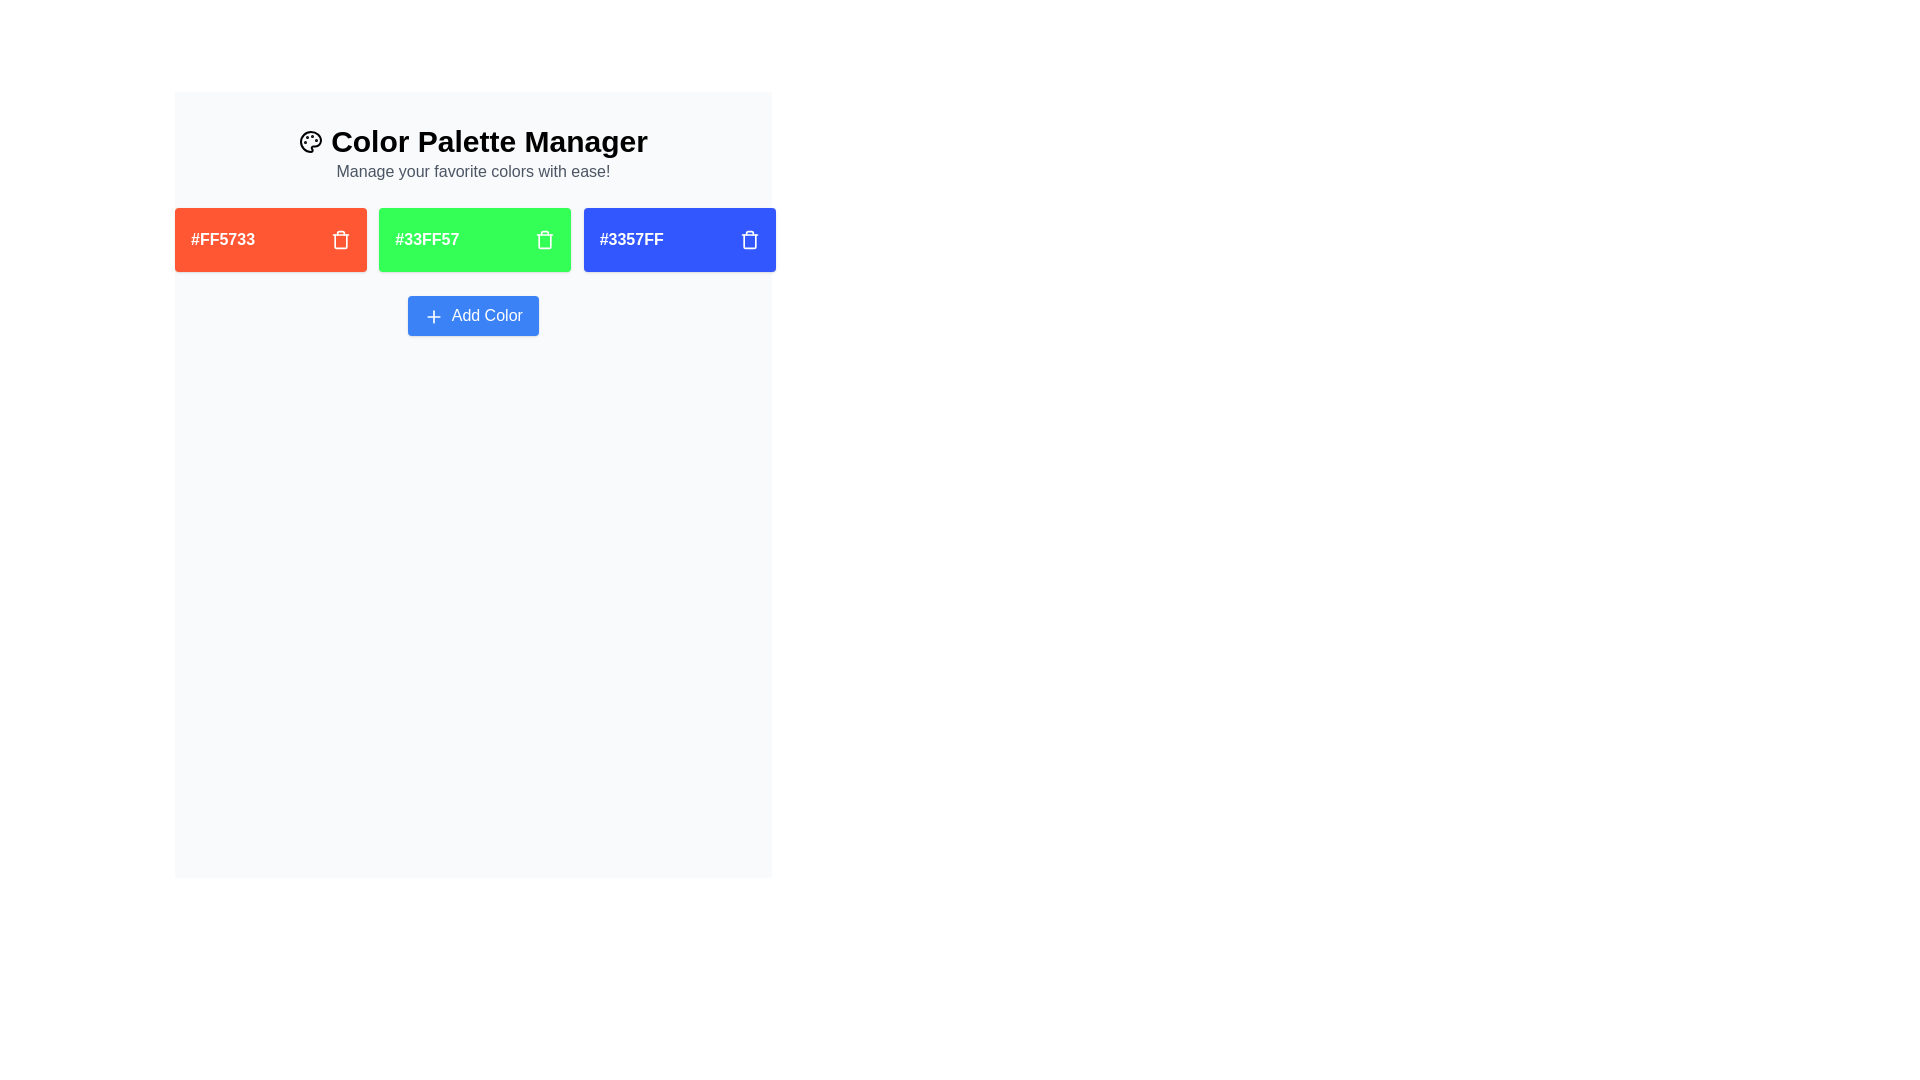 This screenshot has width=1920, height=1080. What do you see at coordinates (472, 238) in the screenshot?
I see `the bright green card displaying '#33FF57' in bold white font, located between the red and blue cards in the Color Palette Manager grid` at bounding box center [472, 238].